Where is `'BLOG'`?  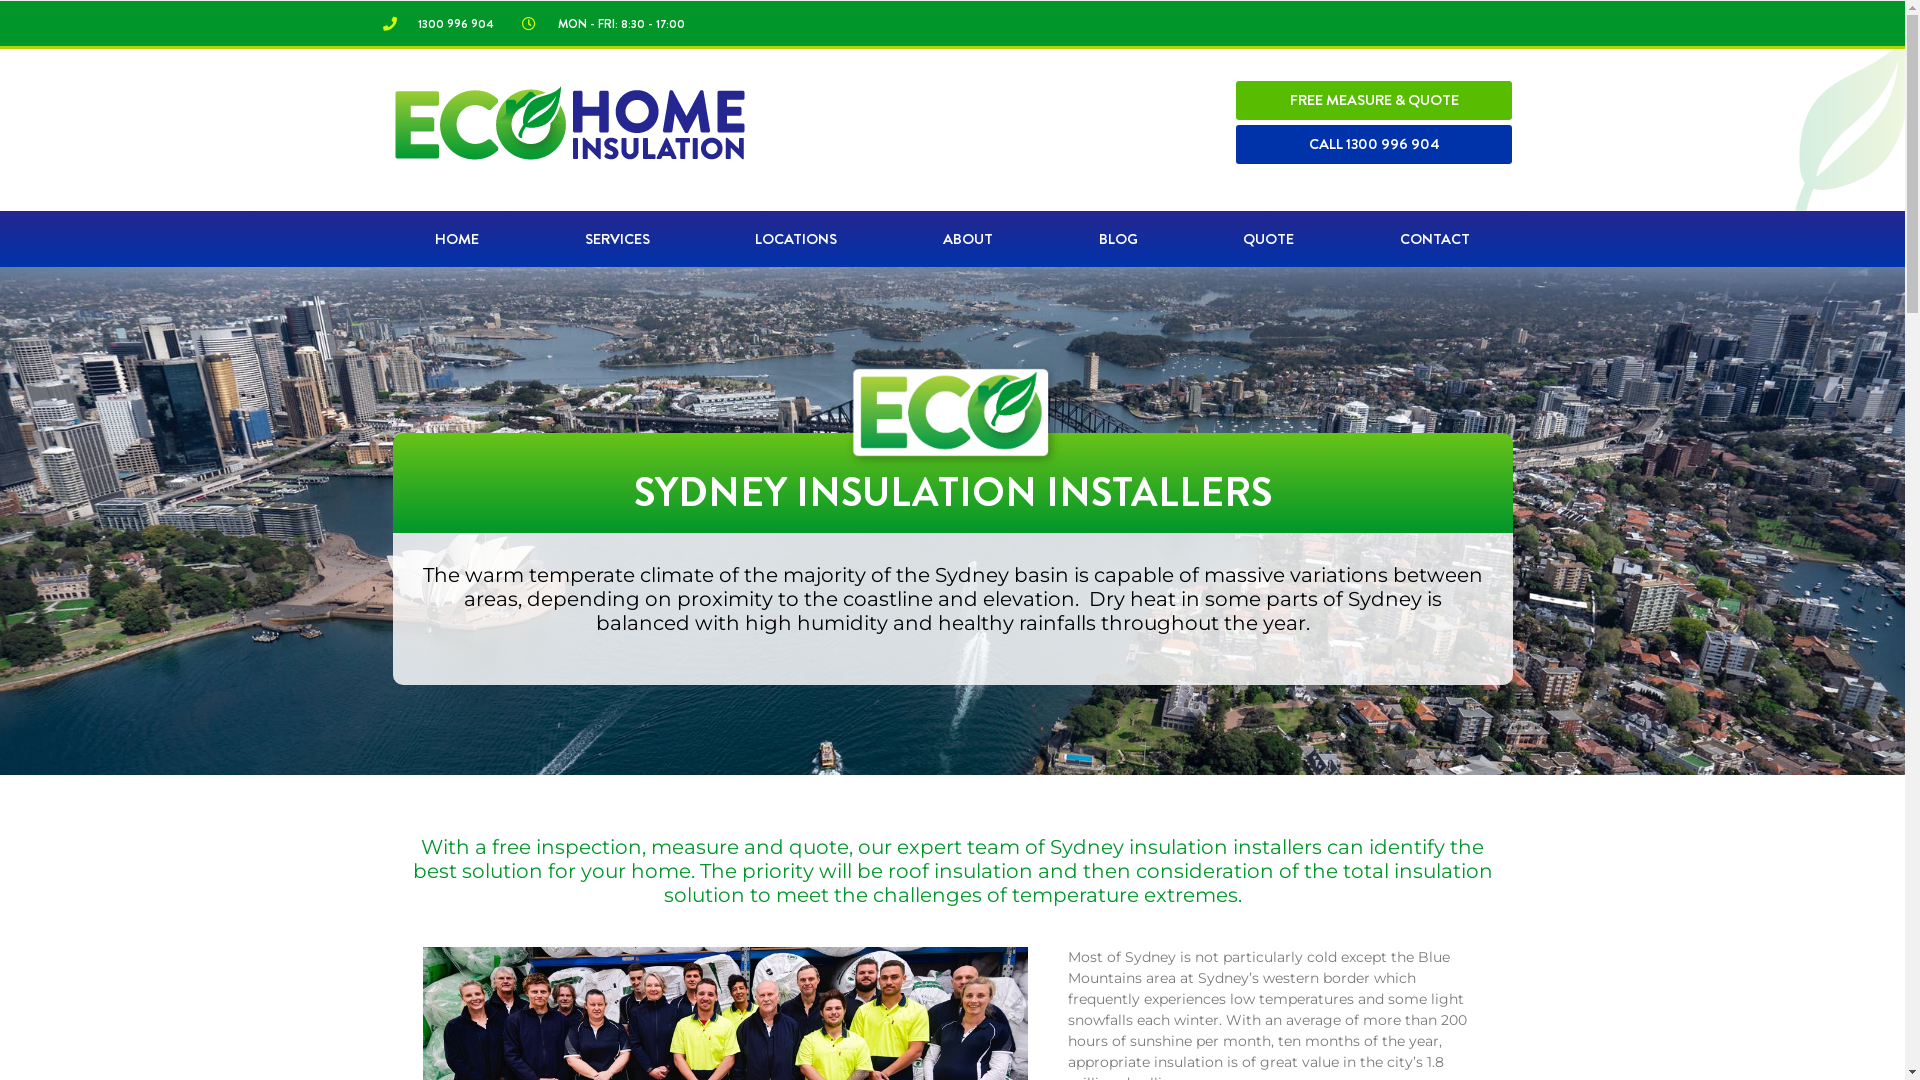 'BLOG' is located at coordinates (1117, 238).